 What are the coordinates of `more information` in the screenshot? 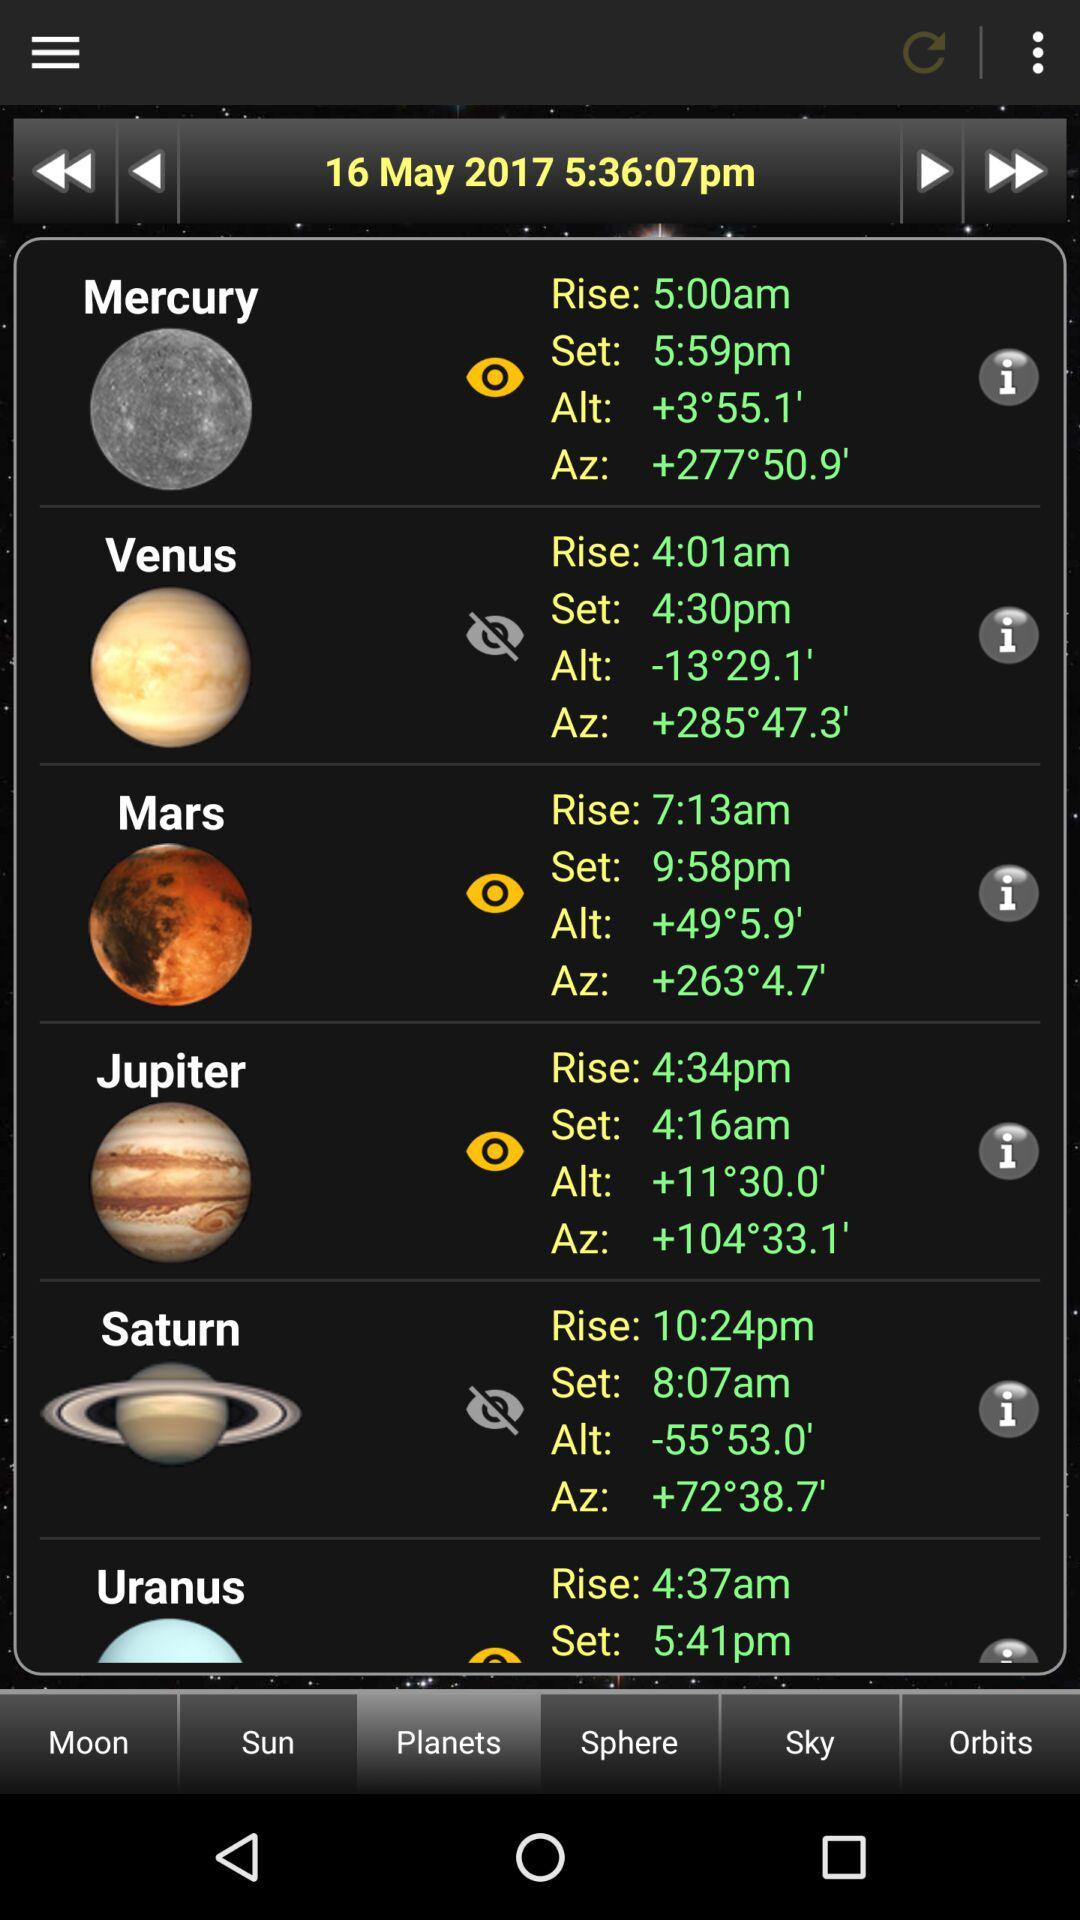 It's located at (1008, 1407).